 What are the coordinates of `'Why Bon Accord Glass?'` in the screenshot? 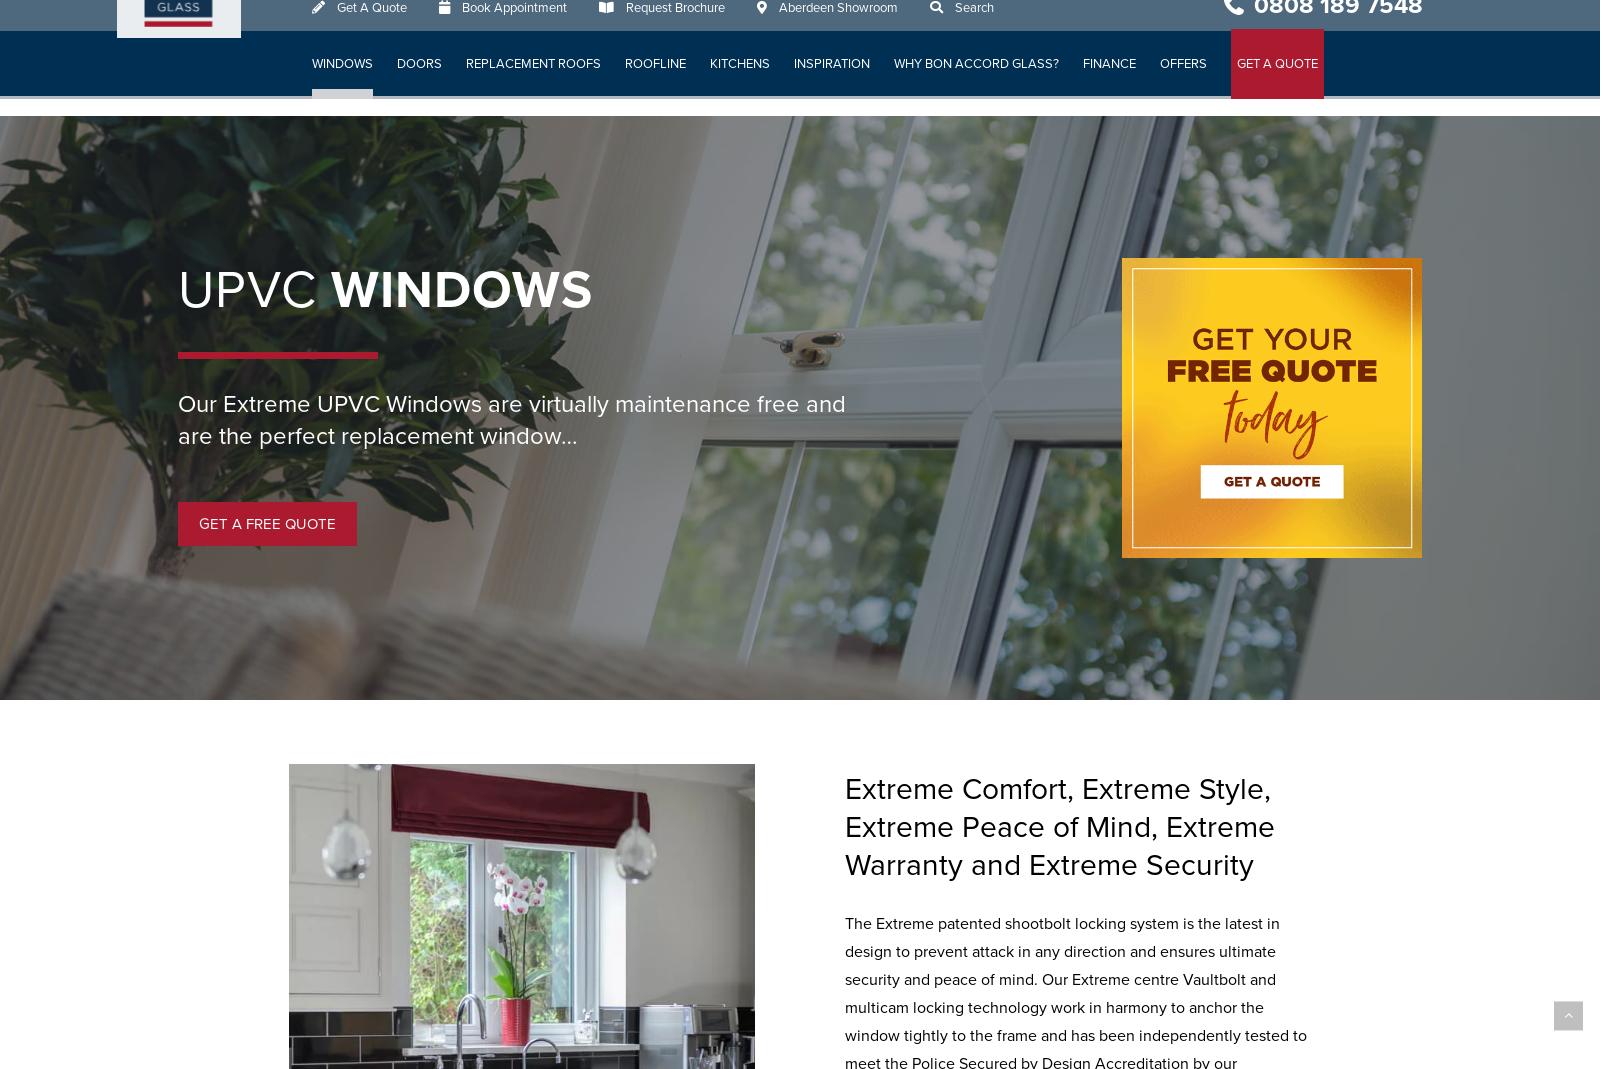 It's located at (976, 80).